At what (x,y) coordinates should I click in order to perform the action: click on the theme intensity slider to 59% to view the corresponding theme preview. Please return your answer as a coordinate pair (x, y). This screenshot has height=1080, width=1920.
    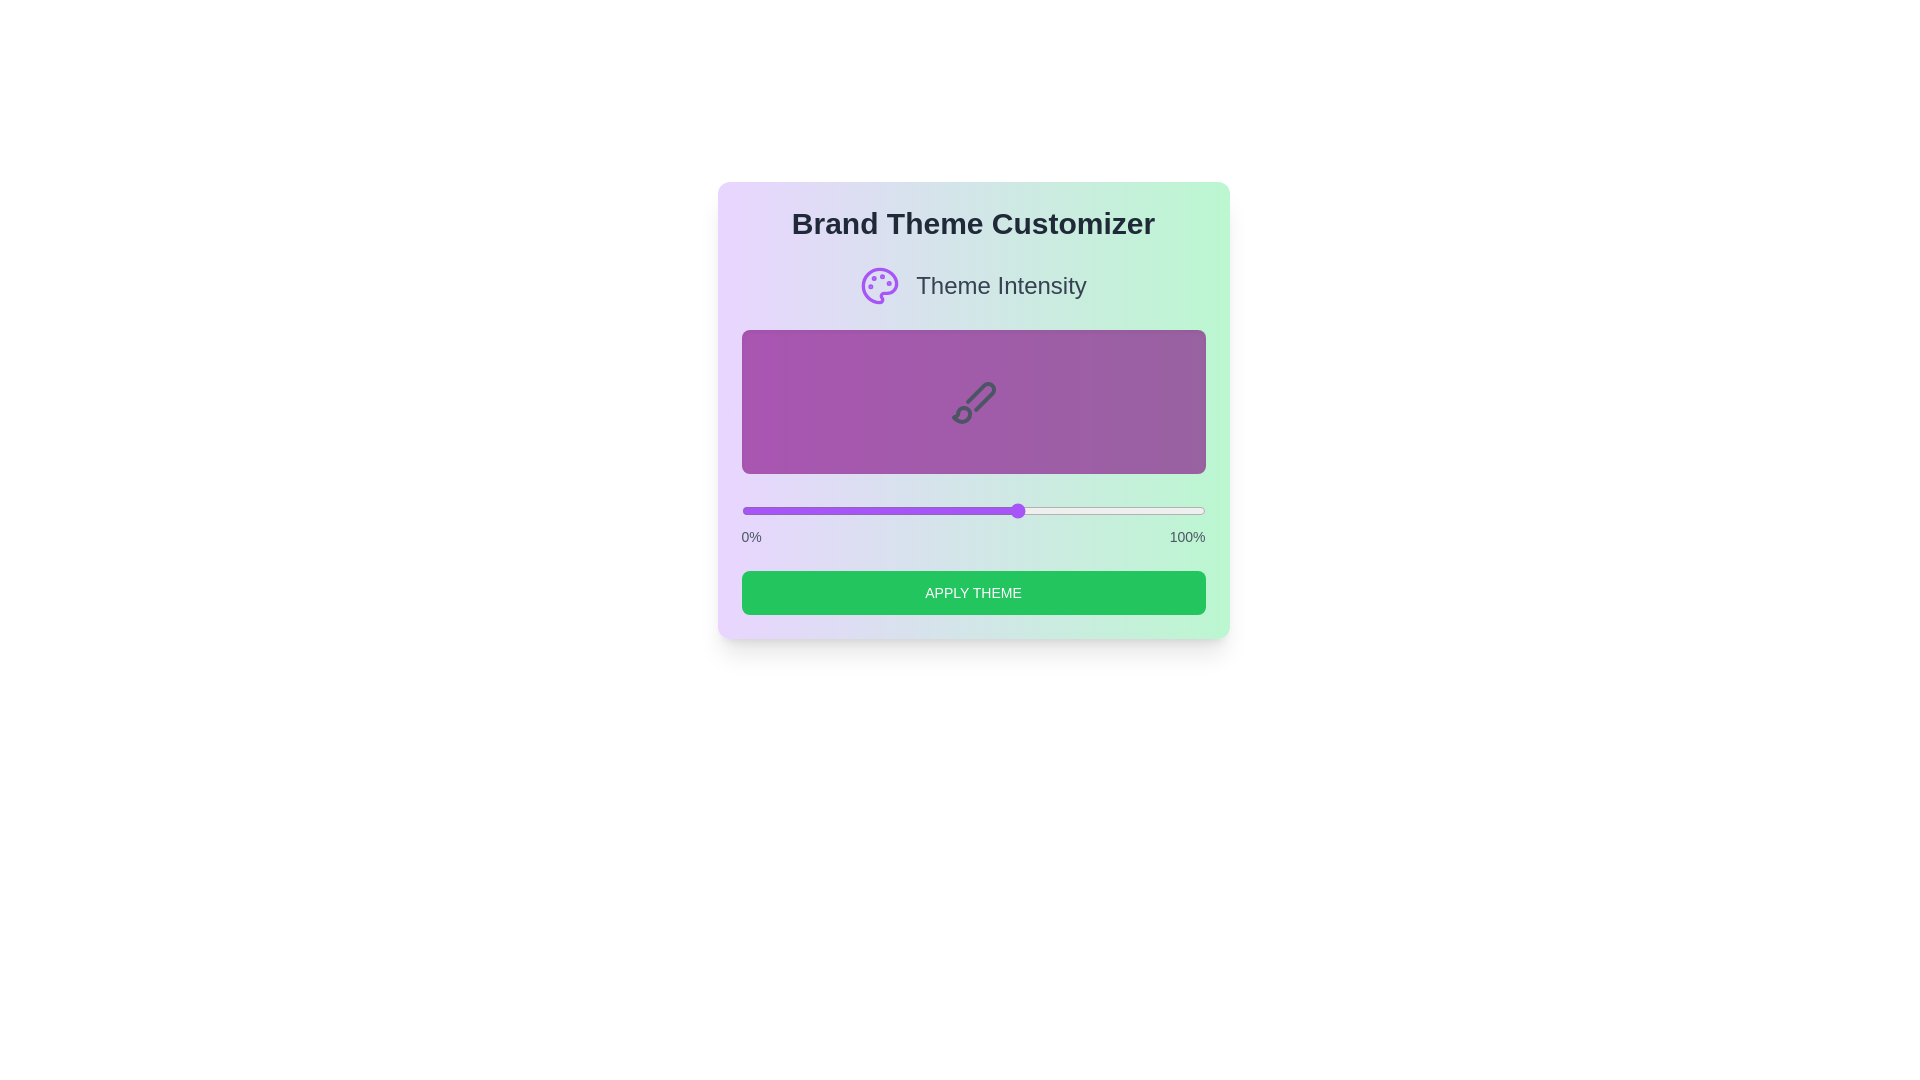
    Looking at the image, I should click on (1015, 509).